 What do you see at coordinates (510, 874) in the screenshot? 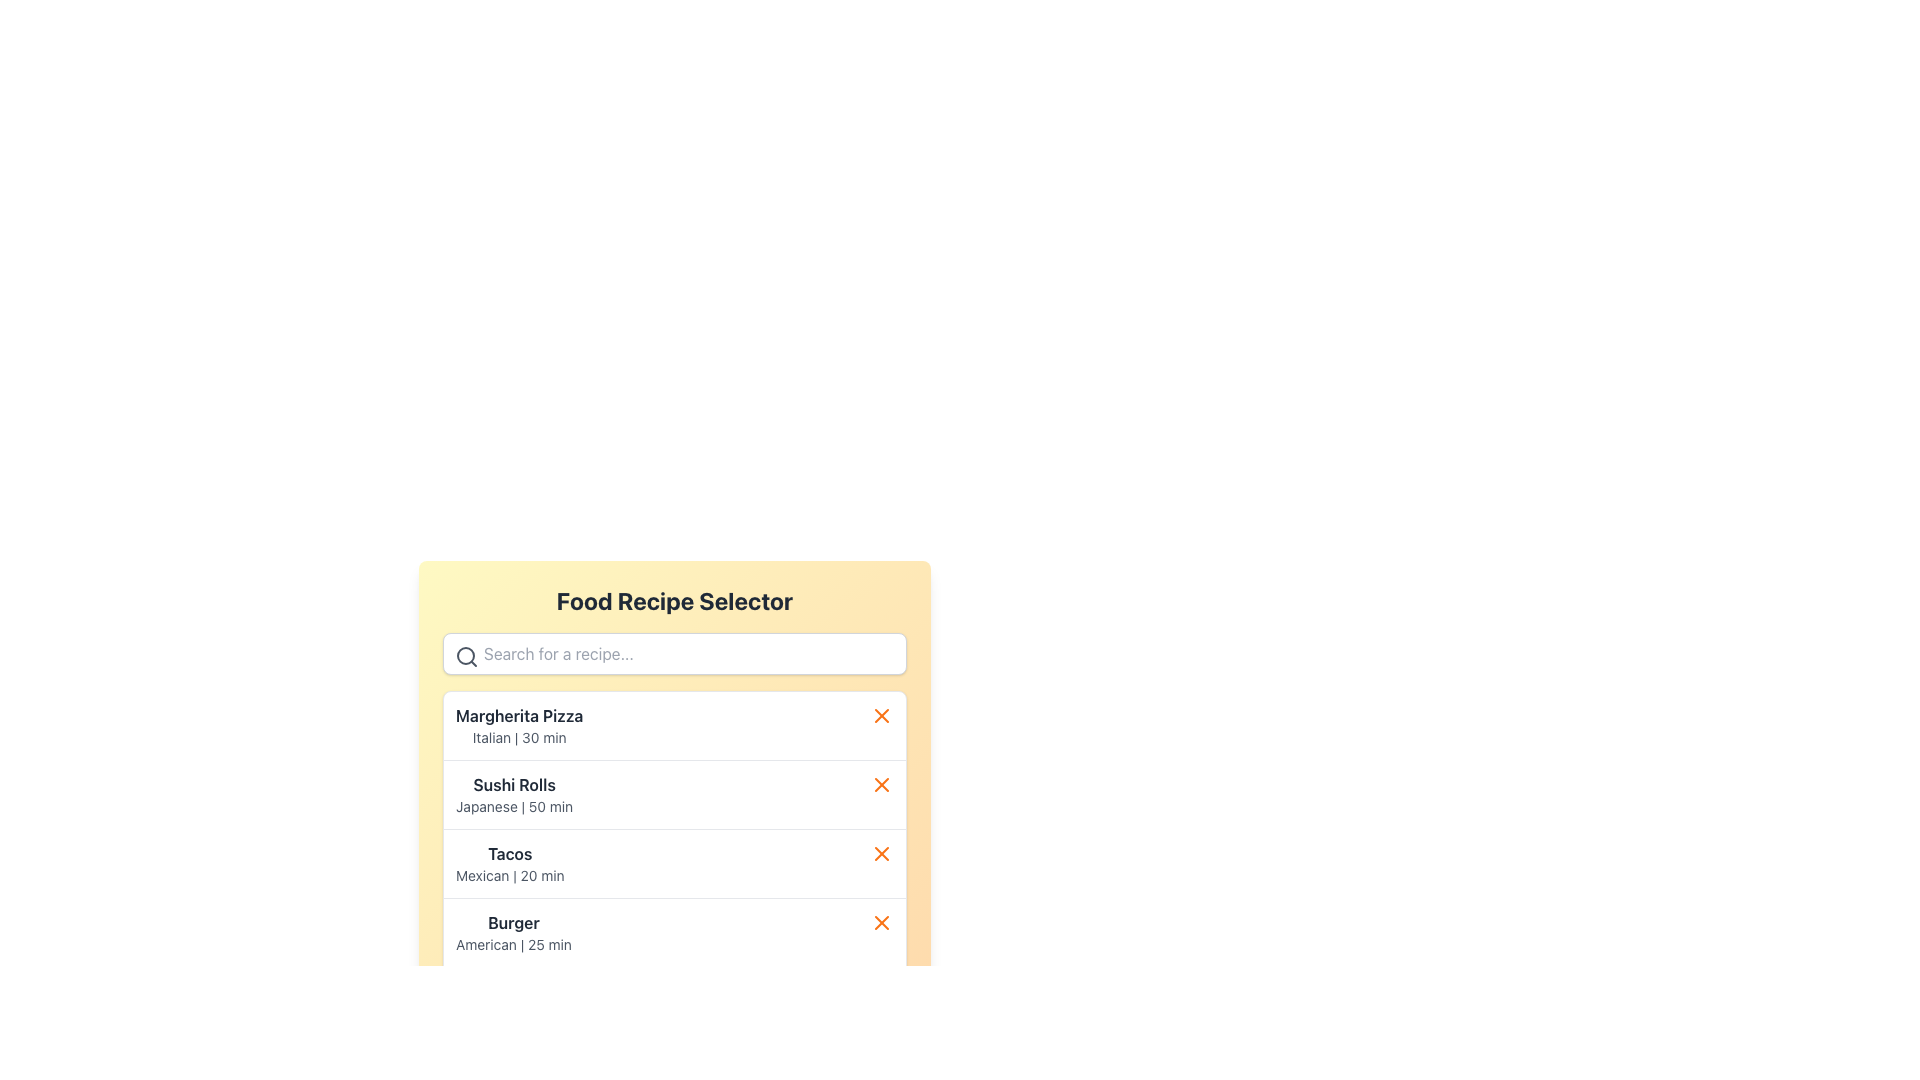
I see `the Text label providing additional information about the recipe titled 'Tacos', located in the third entry of the vertically organized list under 'Food Recipe Selector'` at bounding box center [510, 874].